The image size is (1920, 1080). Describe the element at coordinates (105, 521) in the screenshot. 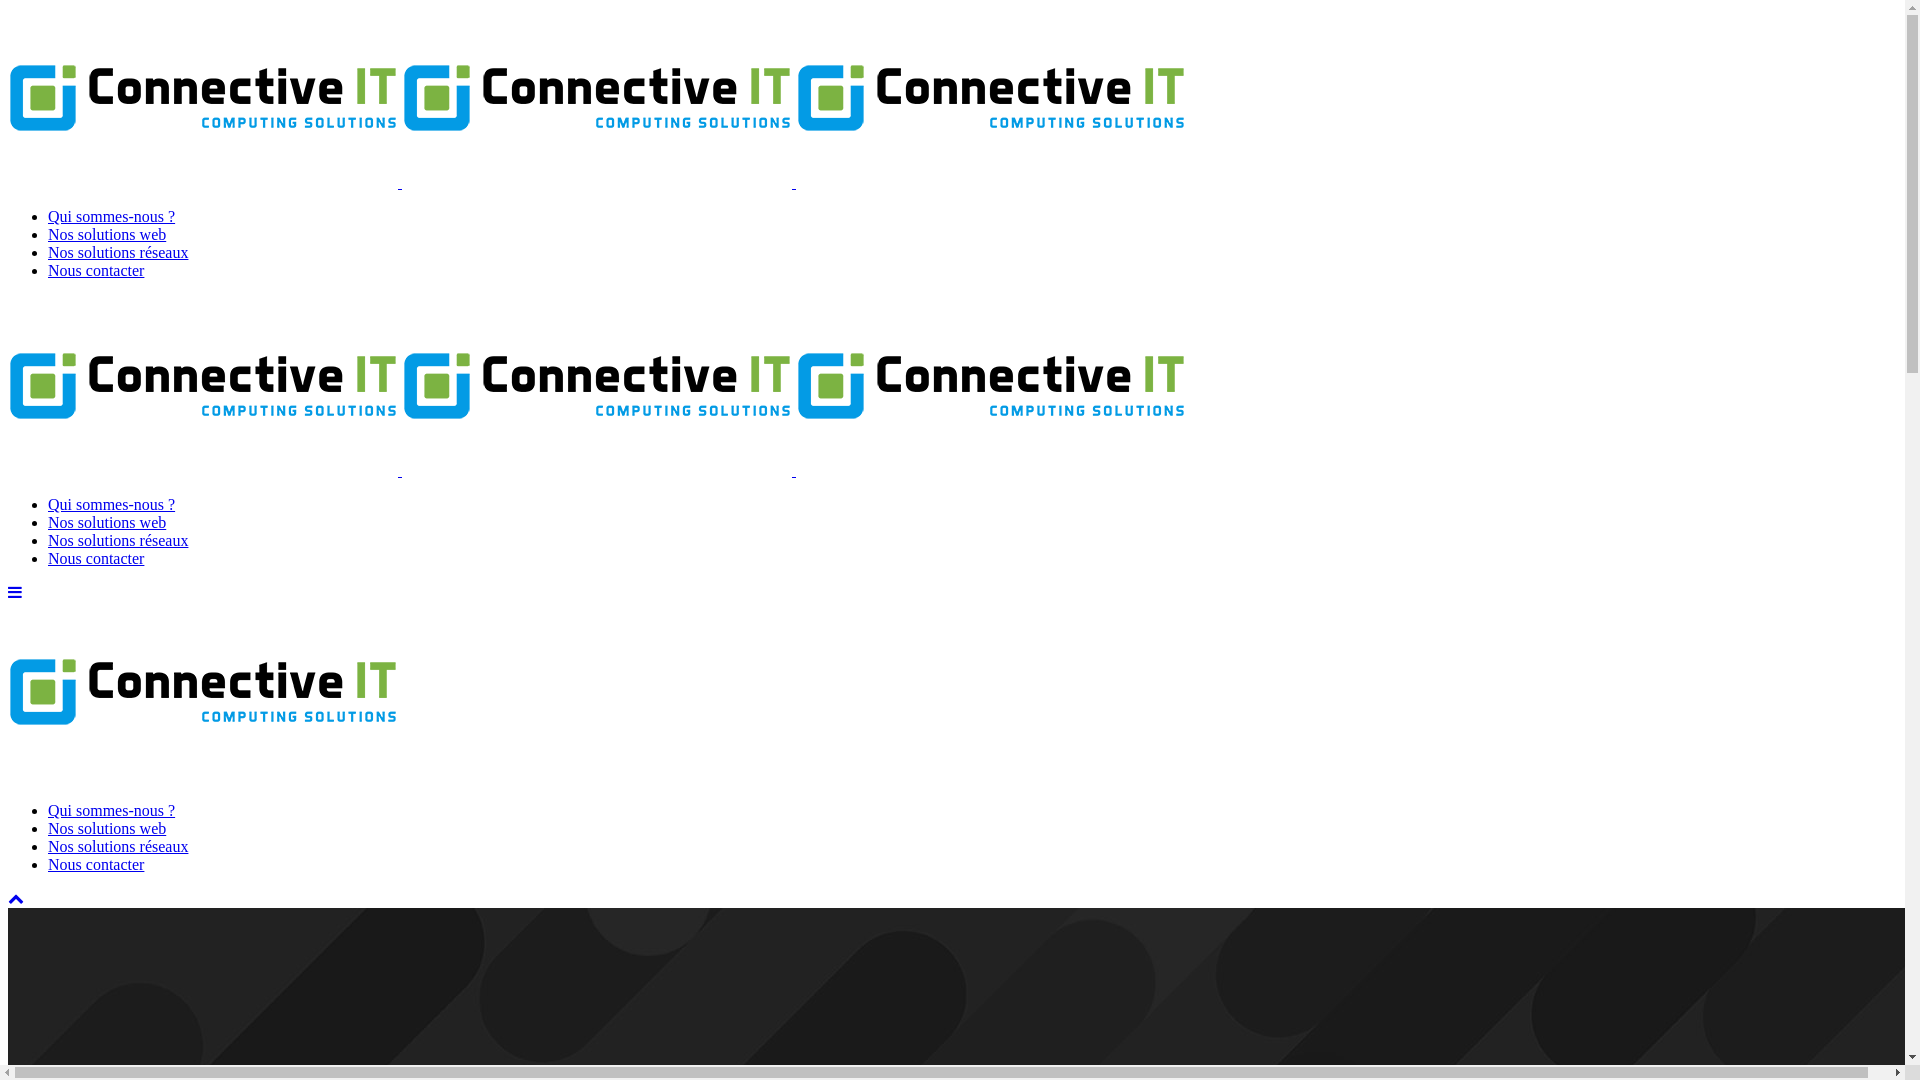

I see `'Nos solutions web'` at that location.